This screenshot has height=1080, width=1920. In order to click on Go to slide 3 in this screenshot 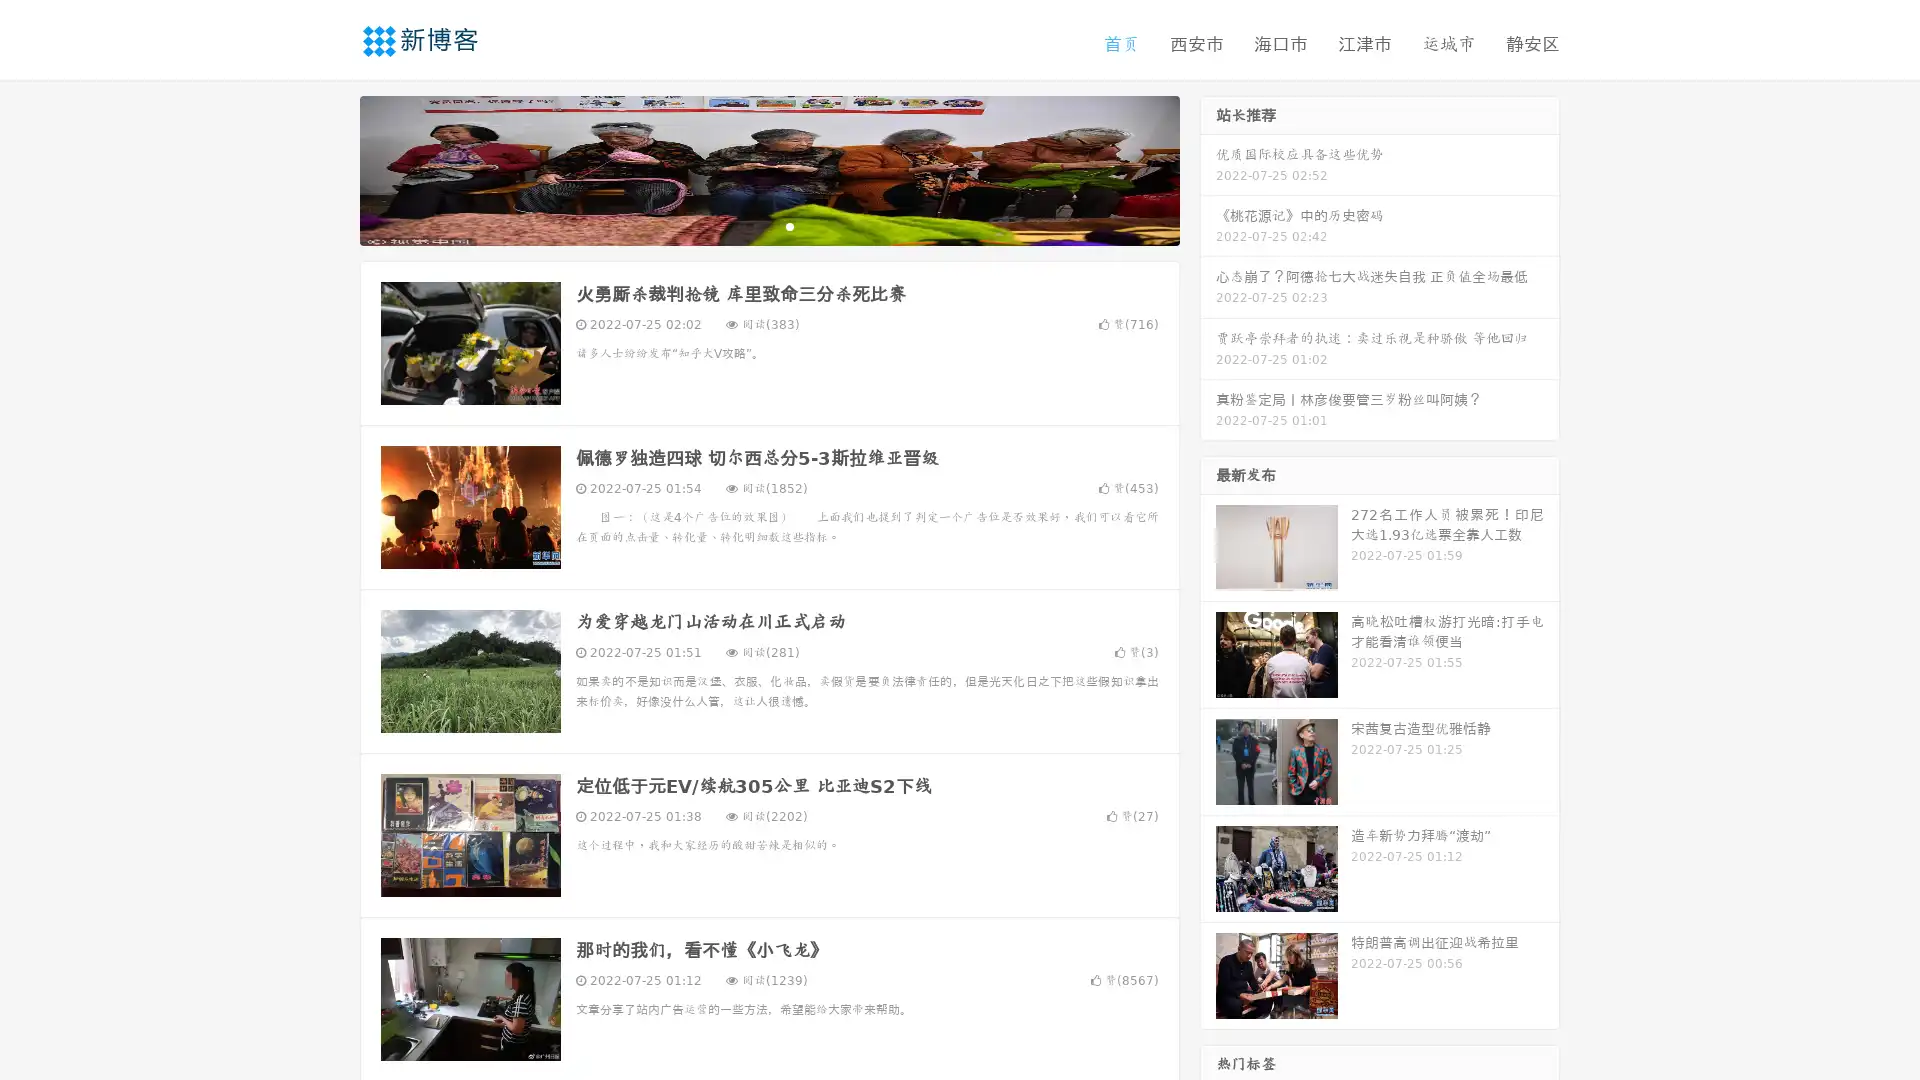, I will do `click(789, 225)`.